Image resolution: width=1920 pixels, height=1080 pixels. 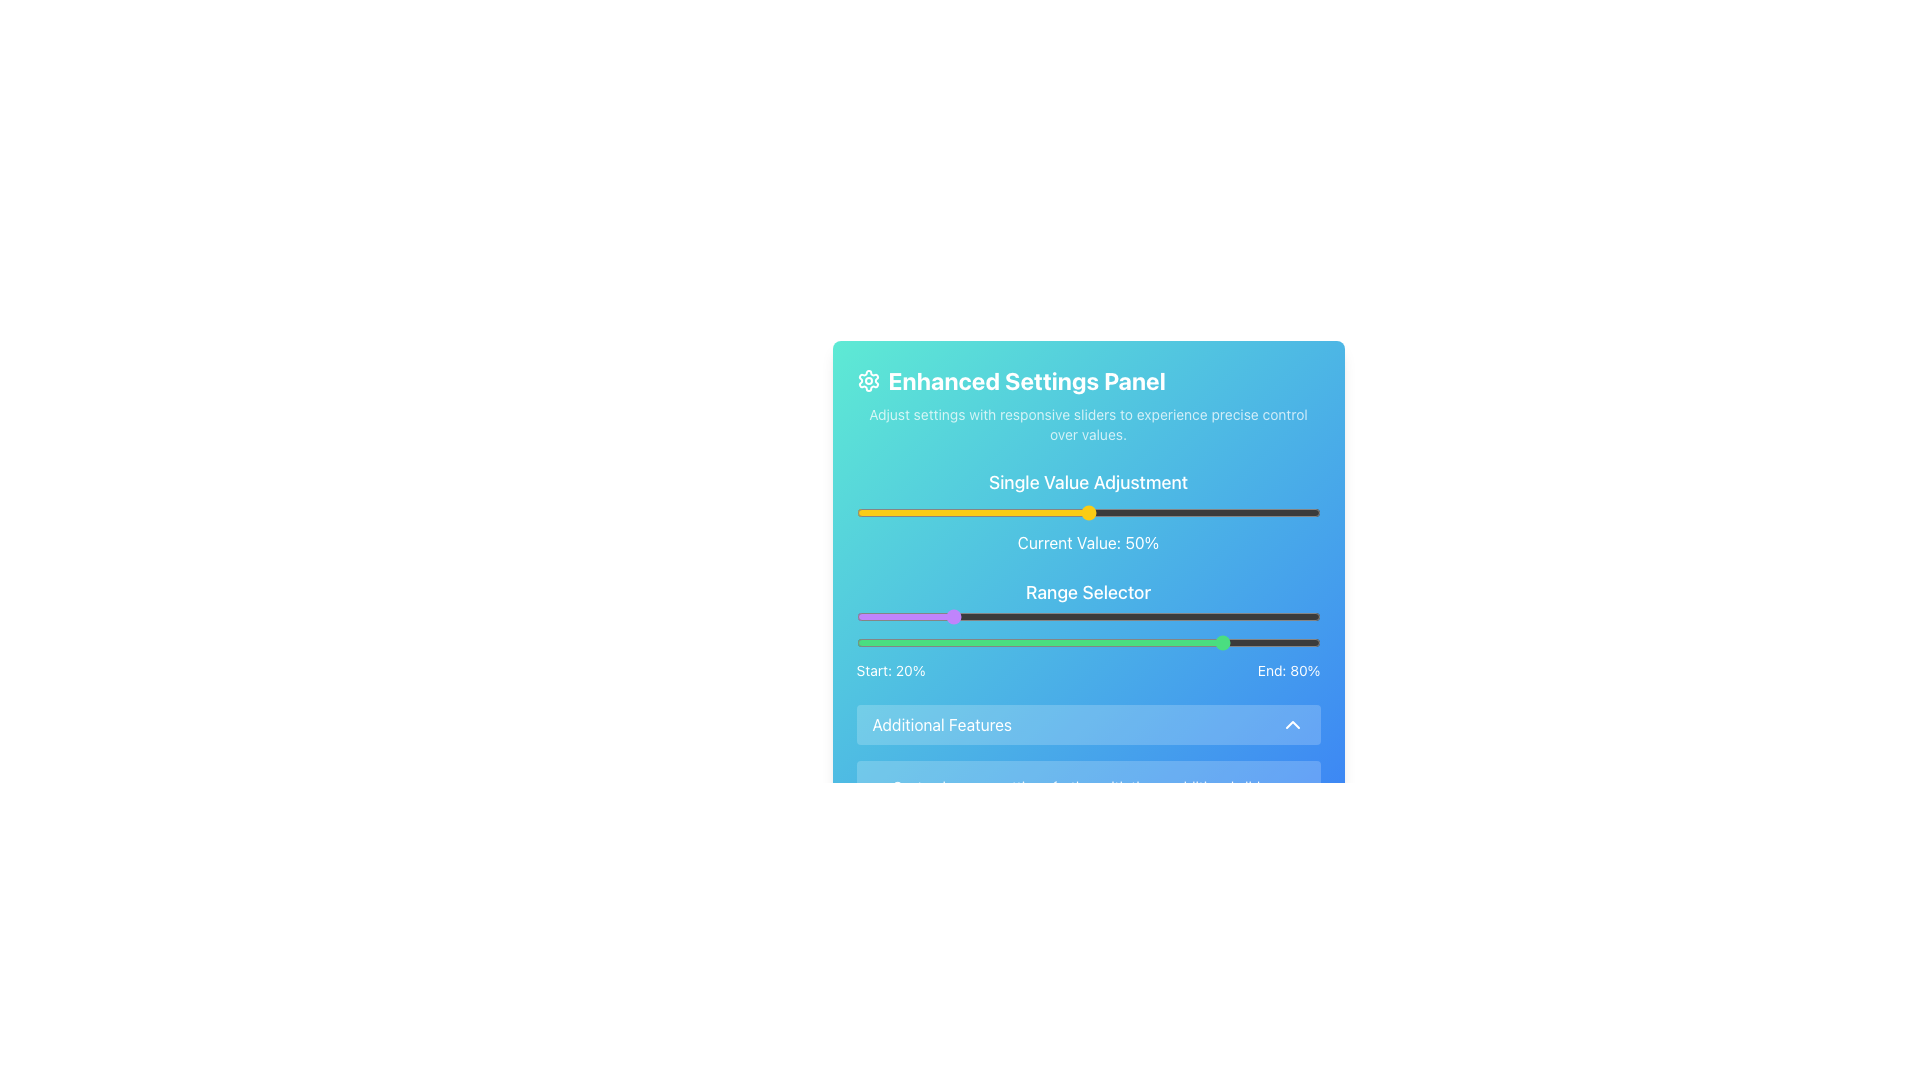 What do you see at coordinates (1050, 616) in the screenshot?
I see `the range slider` at bounding box center [1050, 616].